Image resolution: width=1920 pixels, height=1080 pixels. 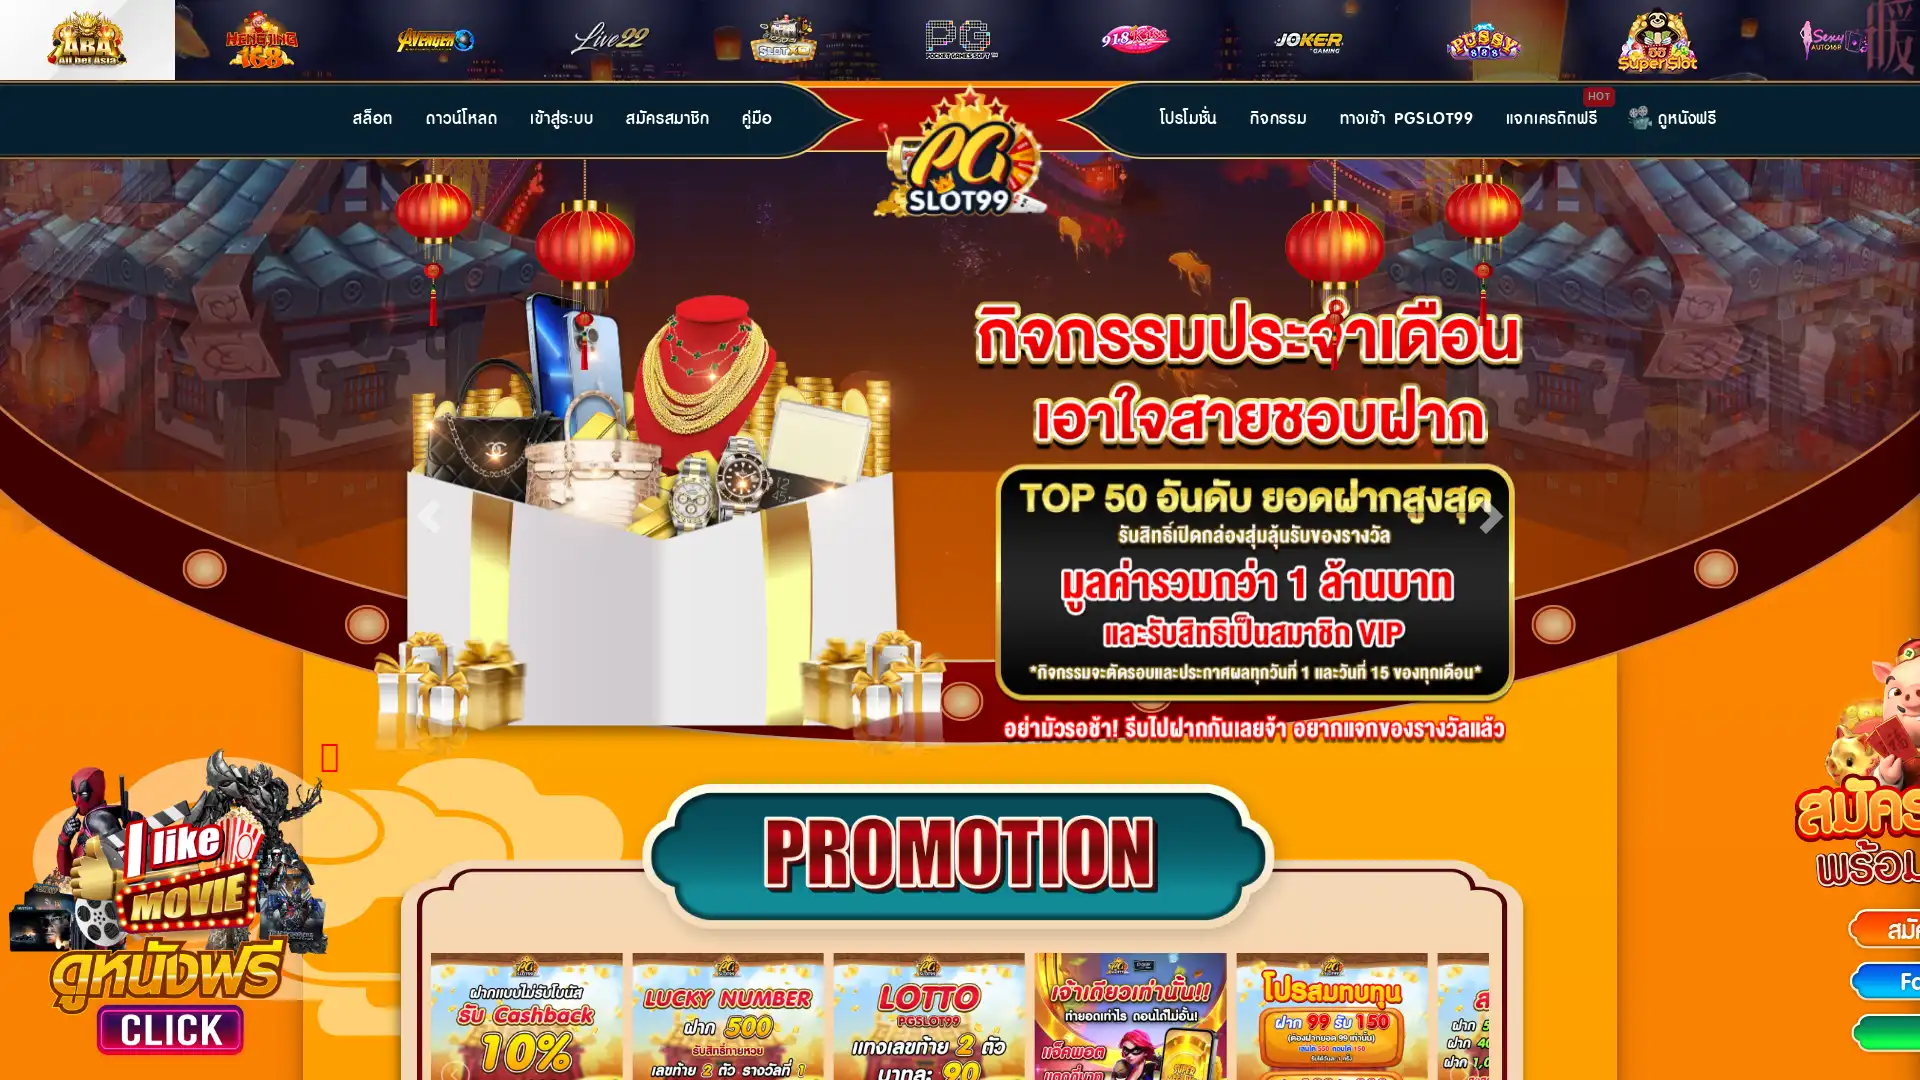 What do you see at coordinates (1491, 511) in the screenshot?
I see `Next` at bounding box center [1491, 511].